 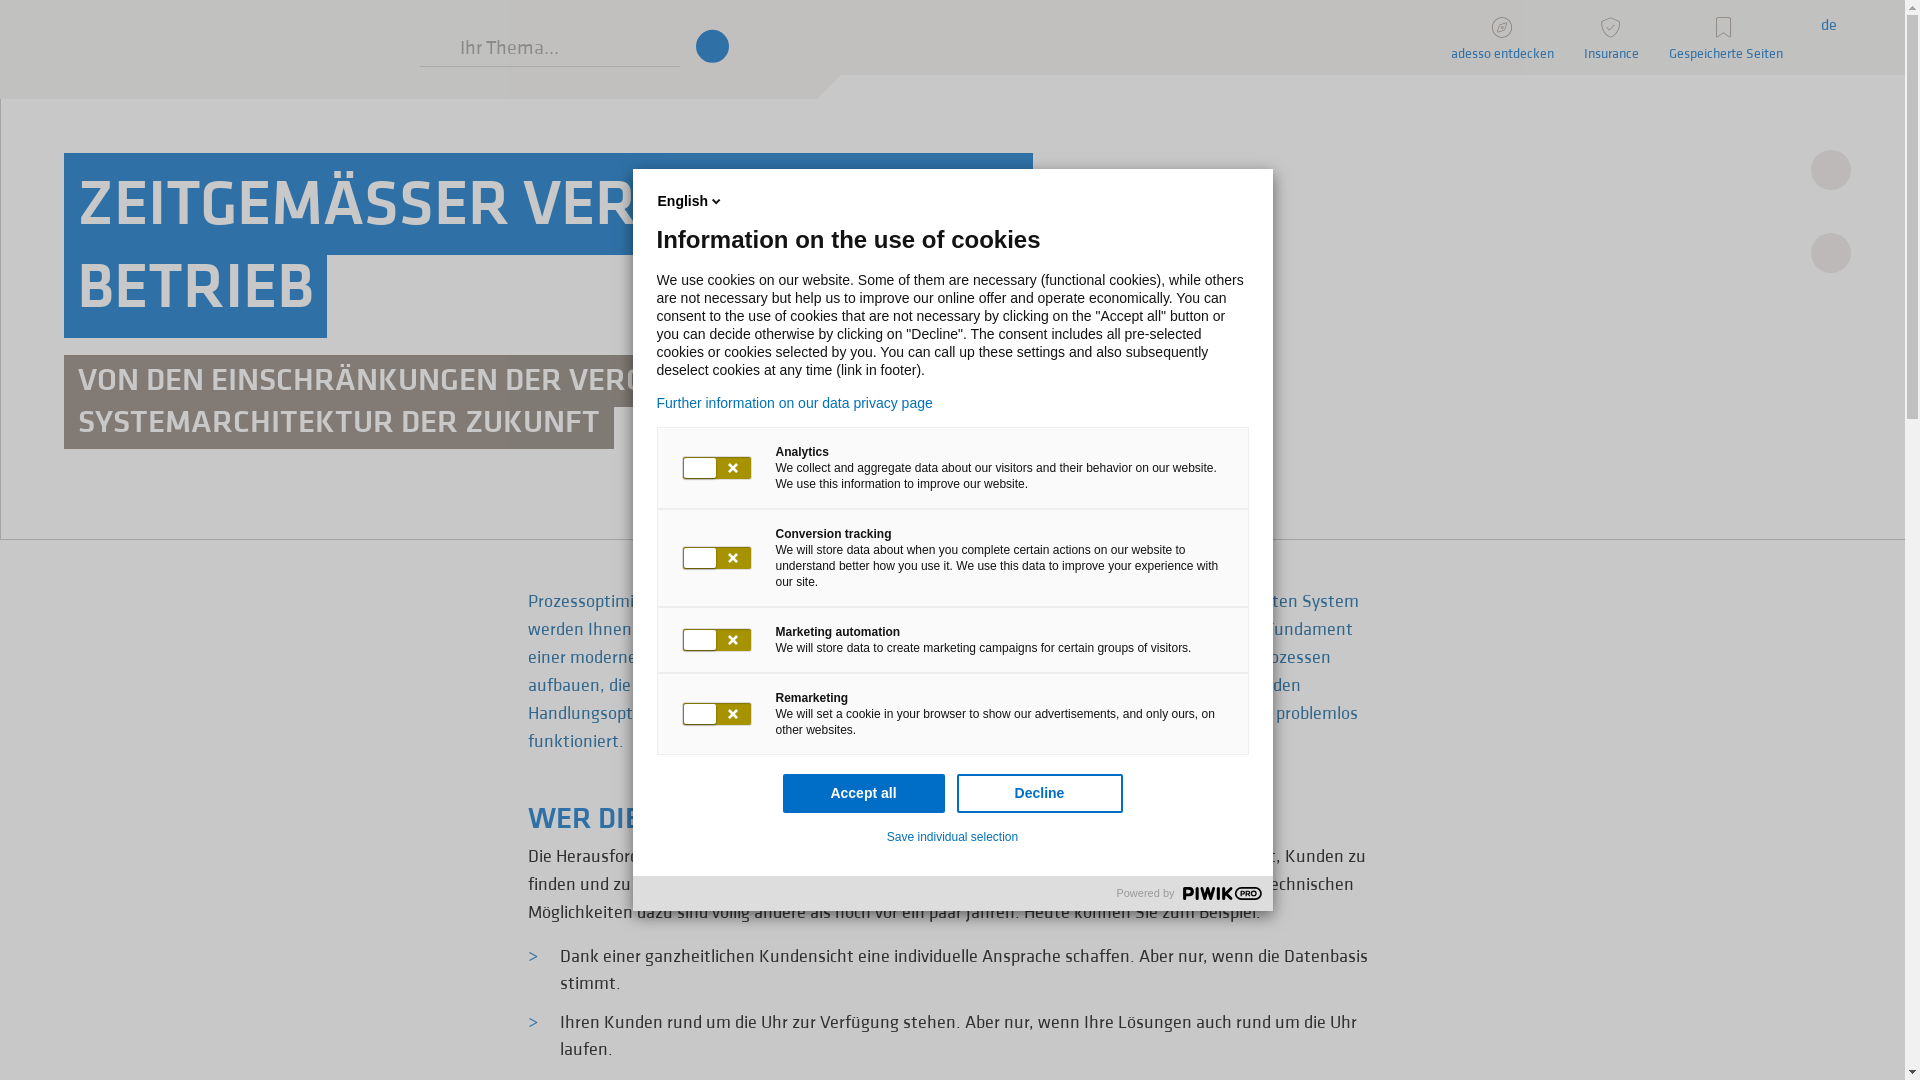 What do you see at coordinates (1611, 37) in the screenshot?
I see `'Insurance'` at bounding box center [1611, 37].